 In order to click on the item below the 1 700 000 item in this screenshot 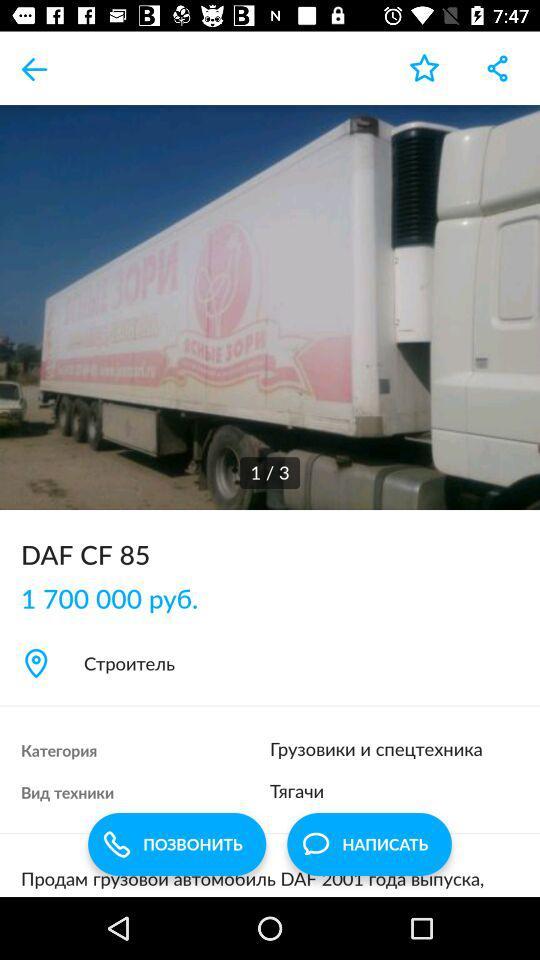, I will do `click(270, 663)`.